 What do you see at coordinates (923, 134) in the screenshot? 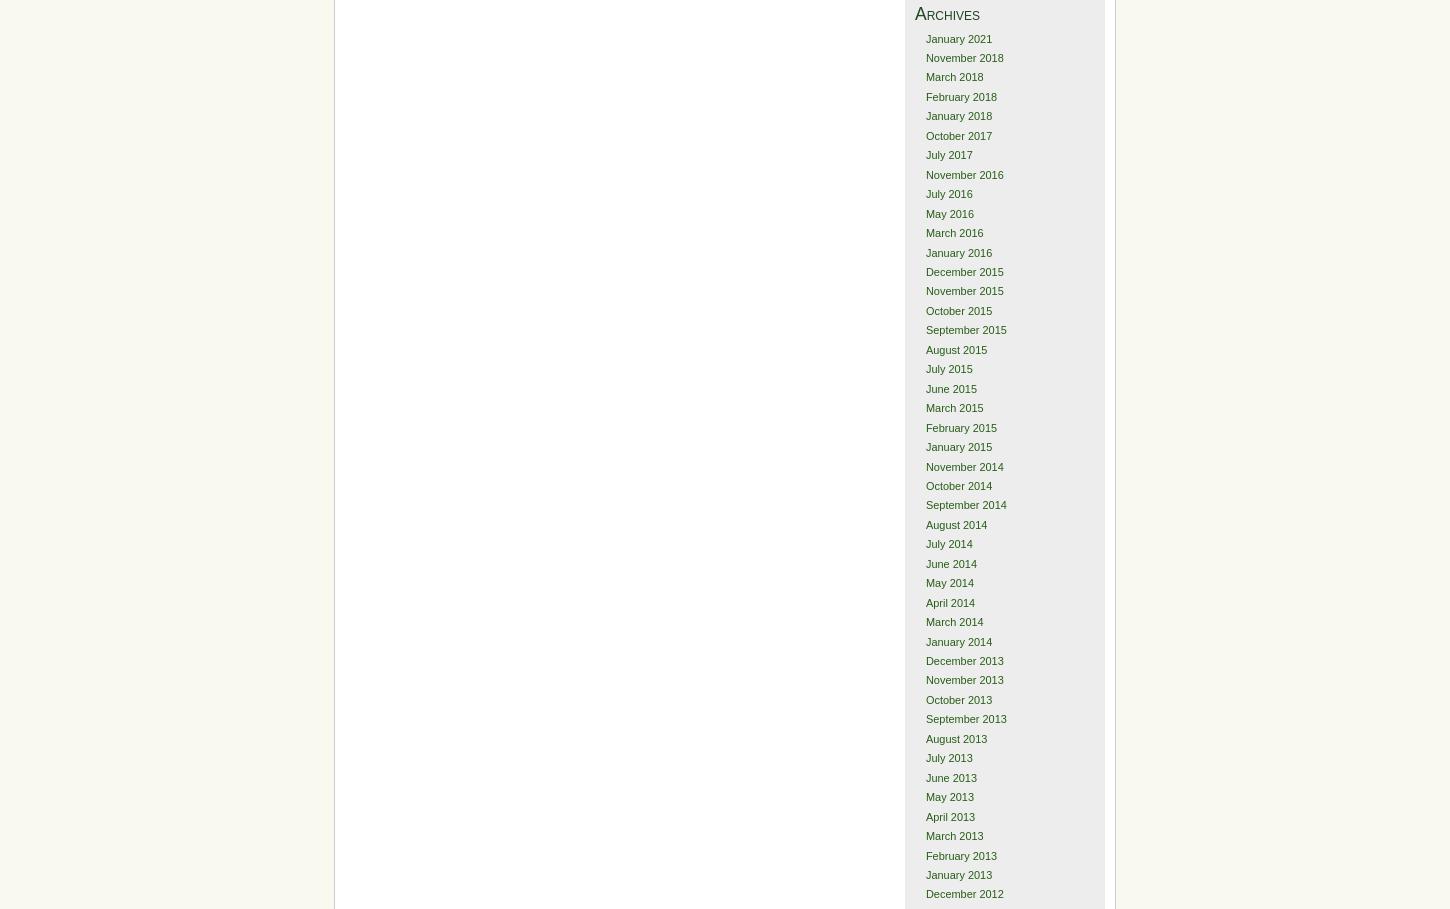
I see `'October 2017'` at bounding box center [923, 134].